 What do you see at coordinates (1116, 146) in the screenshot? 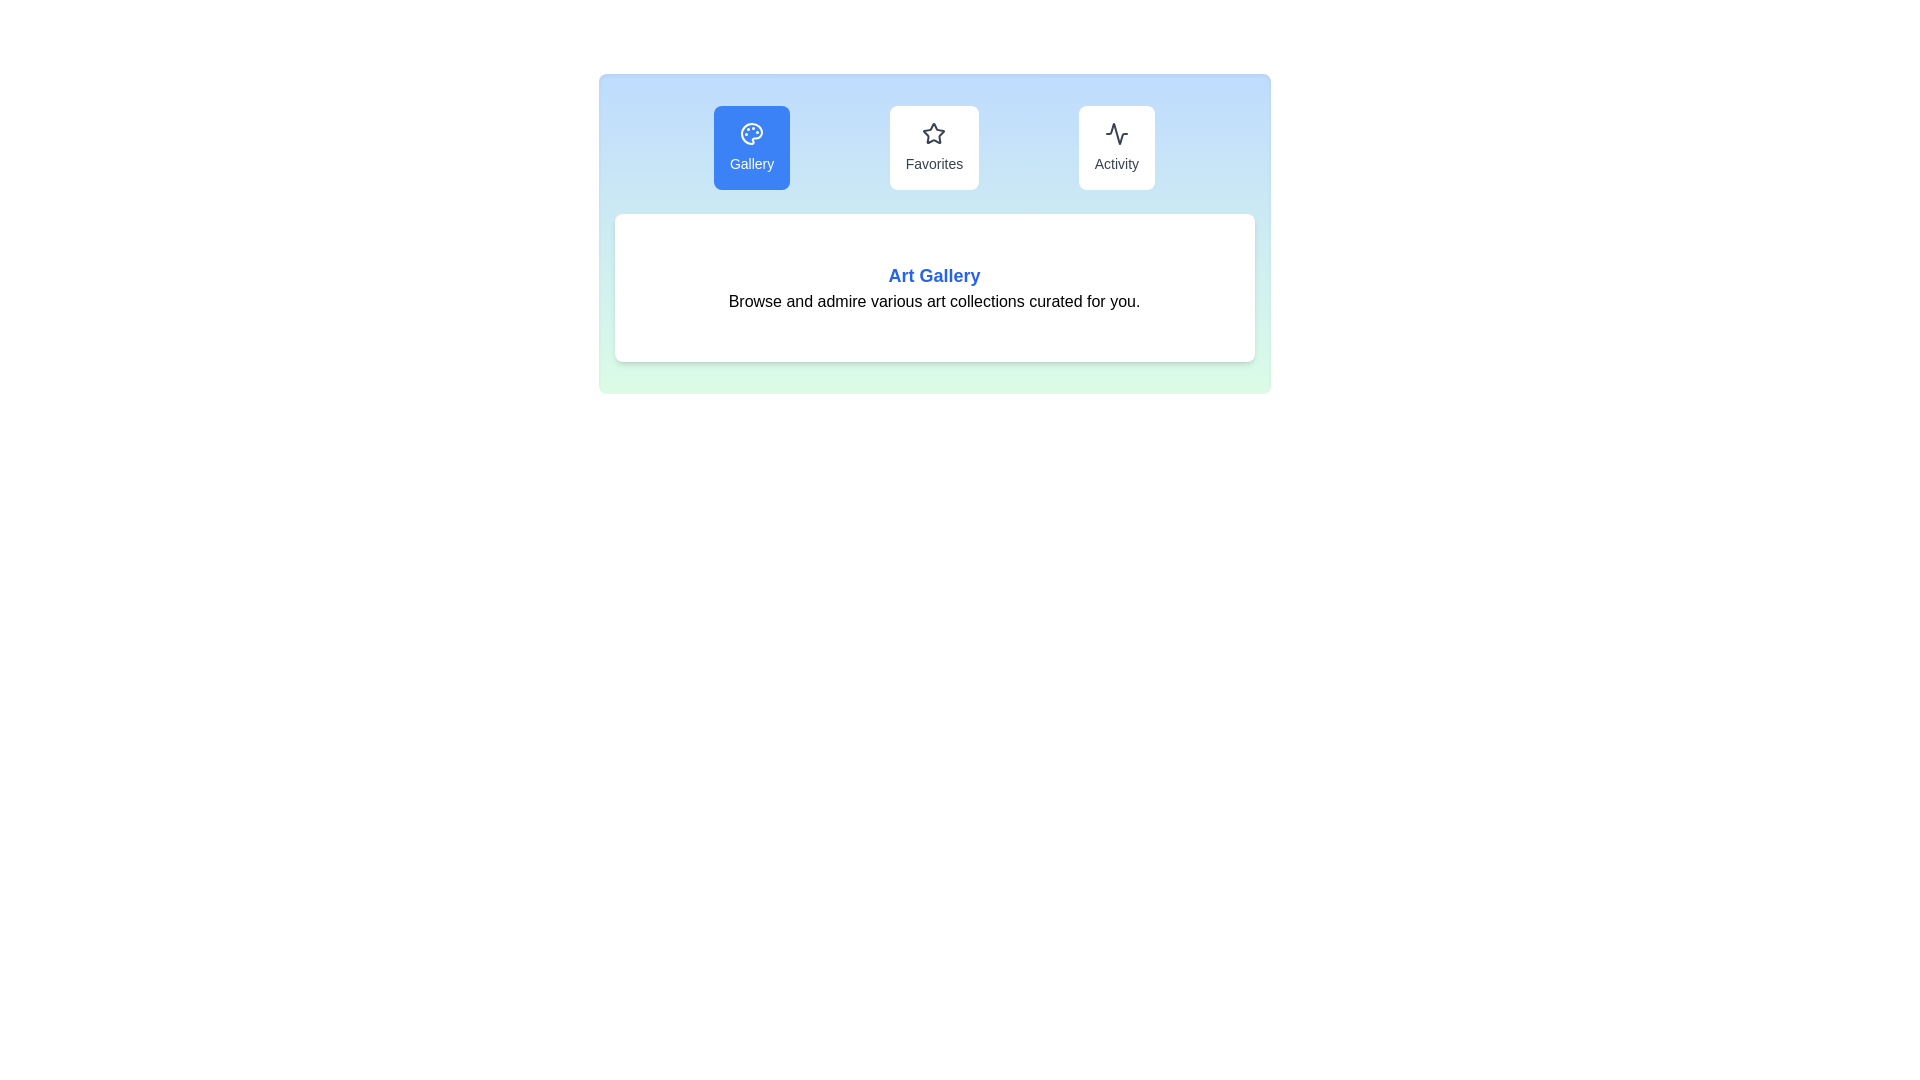
I see `the tab labeled Activity to display its content` at bounding box center [1116, 146].